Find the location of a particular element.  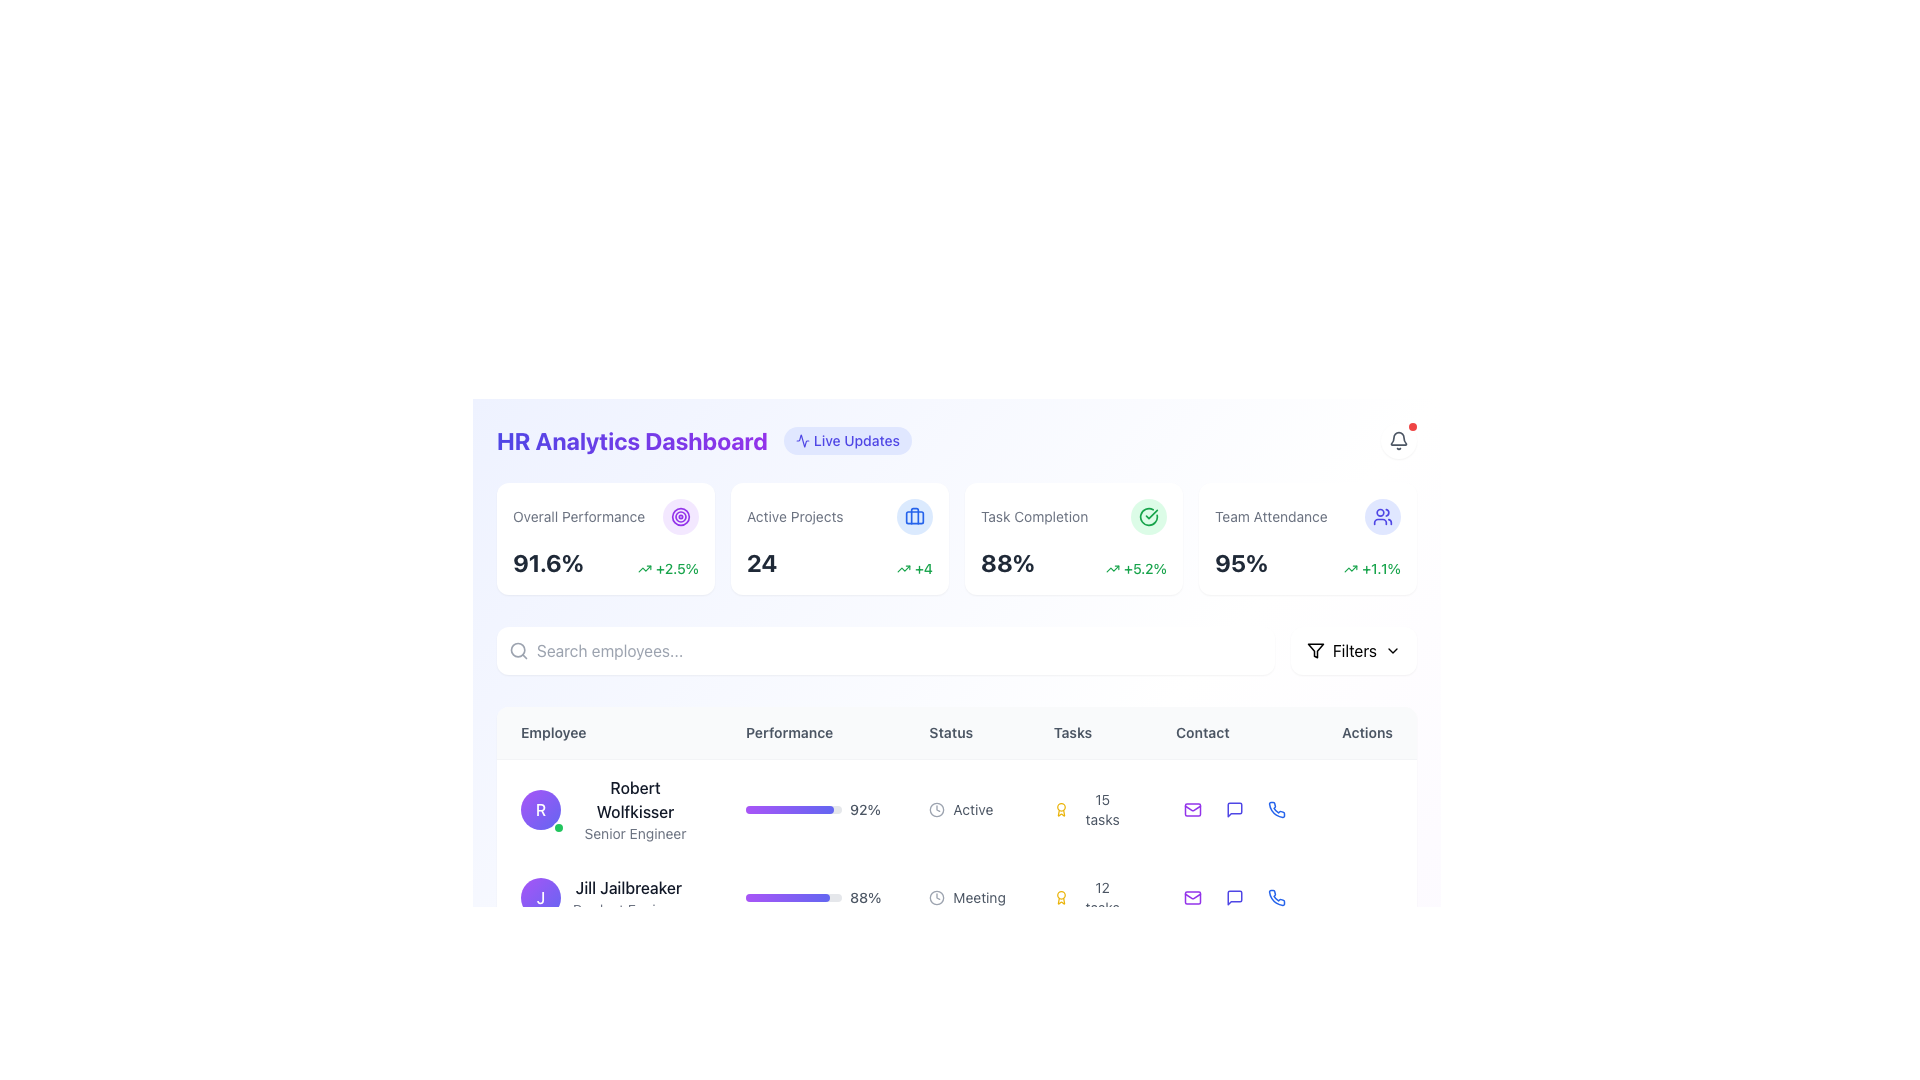

the circular purple avatar labeled 'R' that displays the profile information of 'Robert Wolfkisser' is located at coordinates (608, 810).